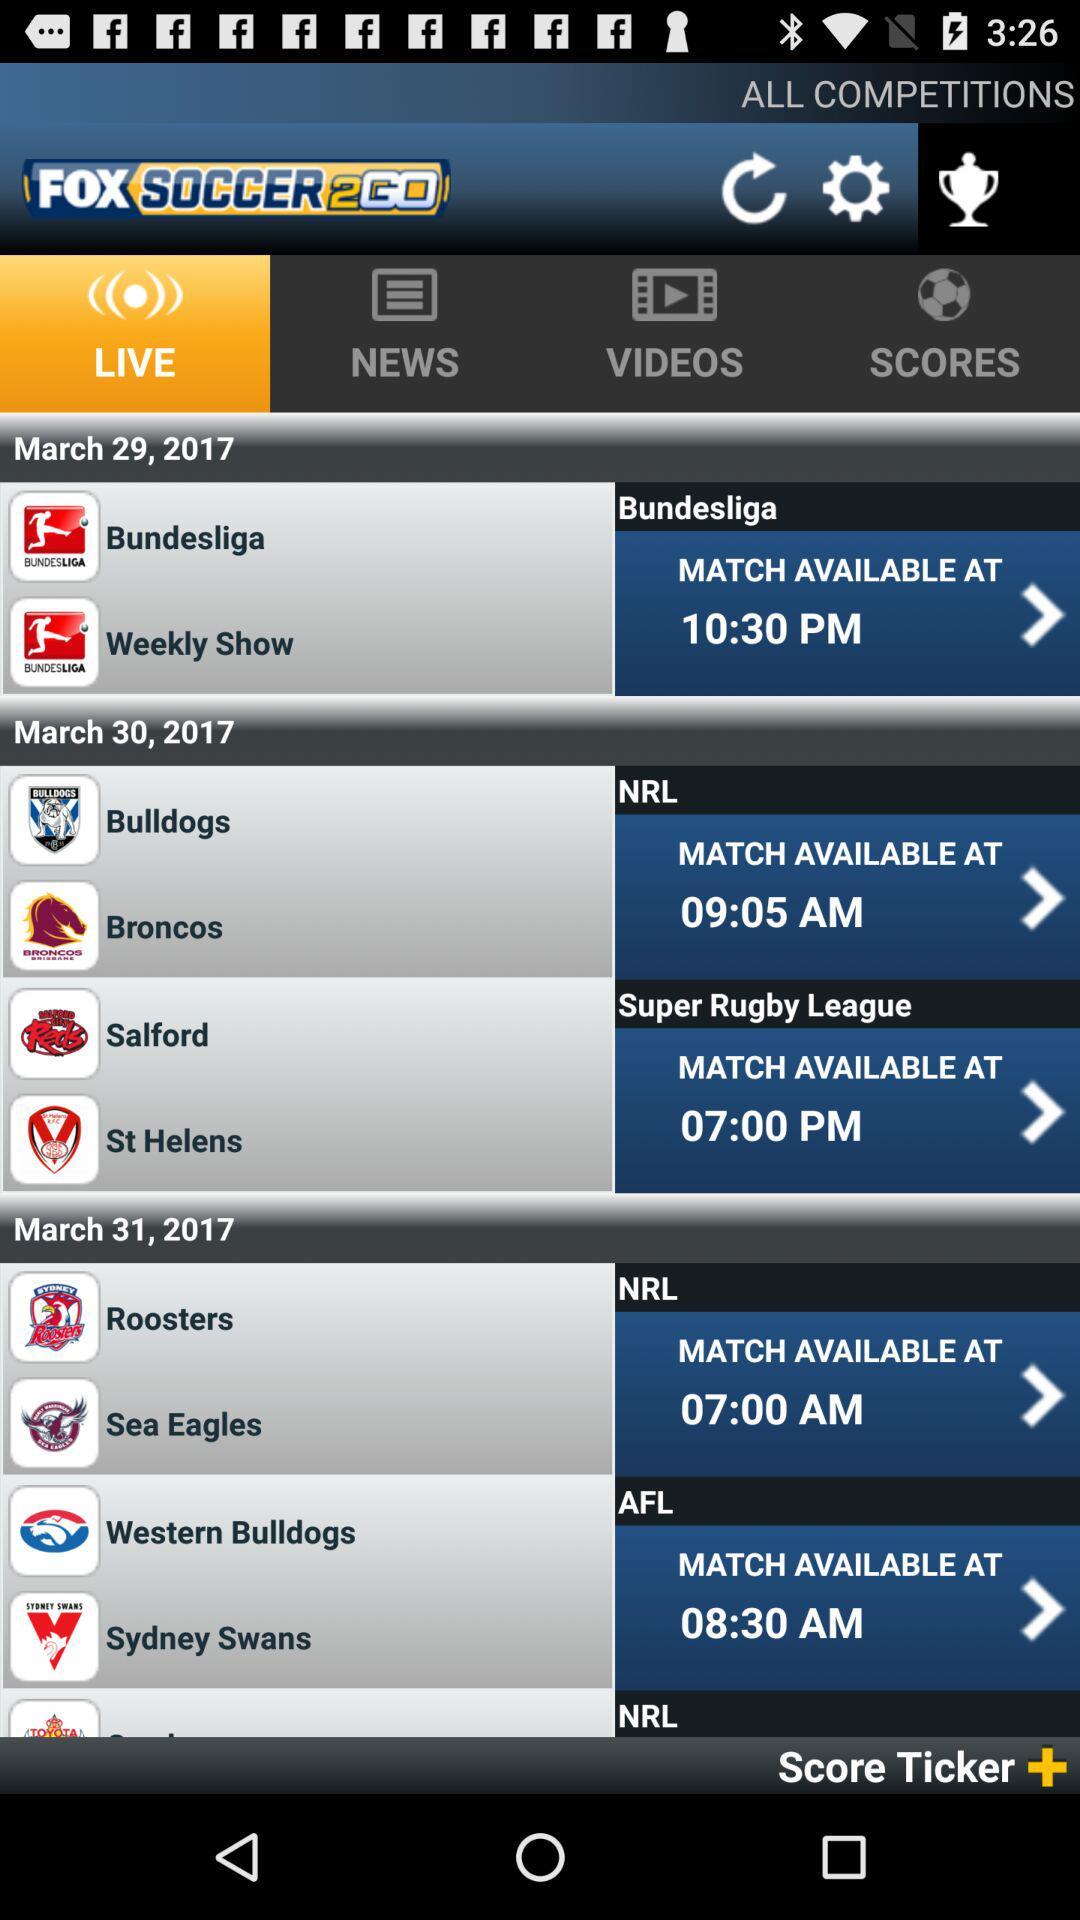 The image size is (1080, 1920). What do you see at coordinates (168, 1317) in the screenshot?
I see `the roosters item` at bounding box center [168, 1317].